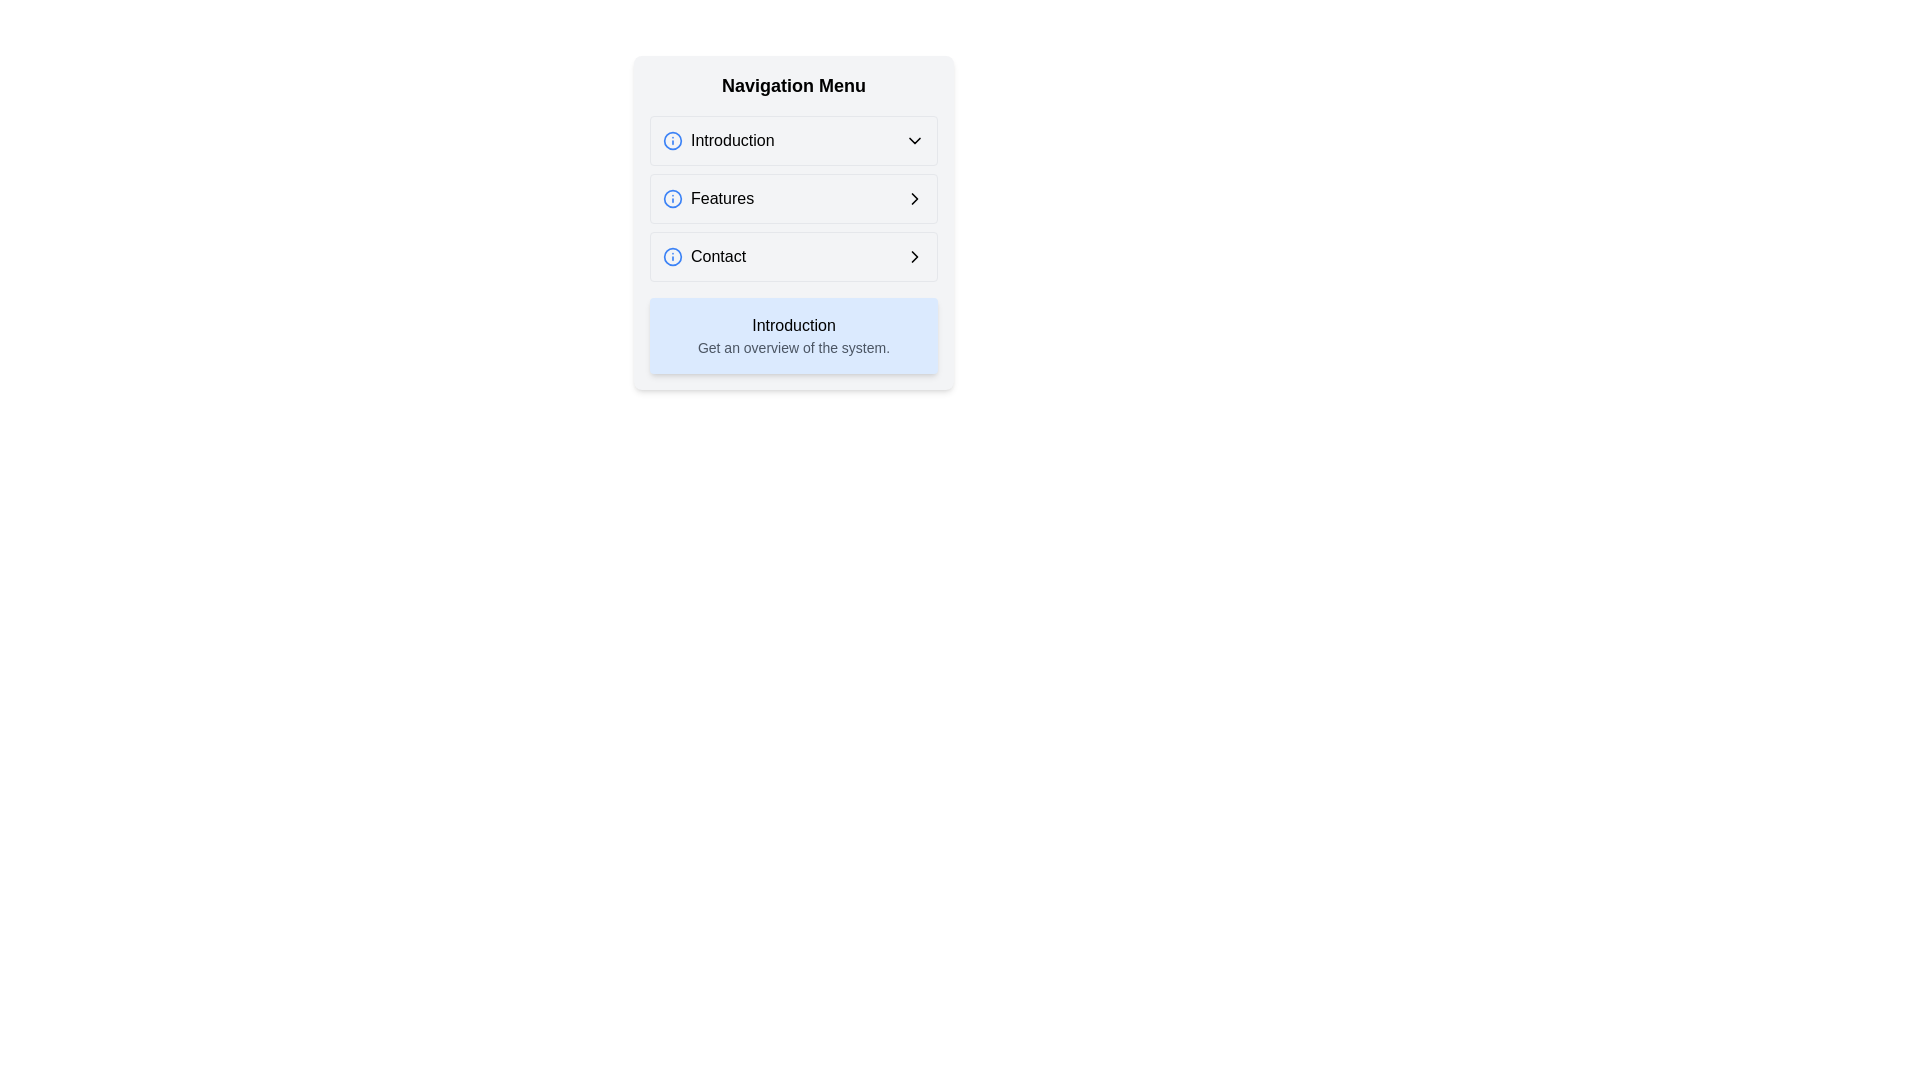 The height and width of the screenshot is (1080, 1920). What do you see at coordinates (914, 256) in the screenshot?
I see `the navigation icon located in the rightmost area of the 'Contact' navigation entry to proceed to the next page or section` at bounding box center [914, 256].